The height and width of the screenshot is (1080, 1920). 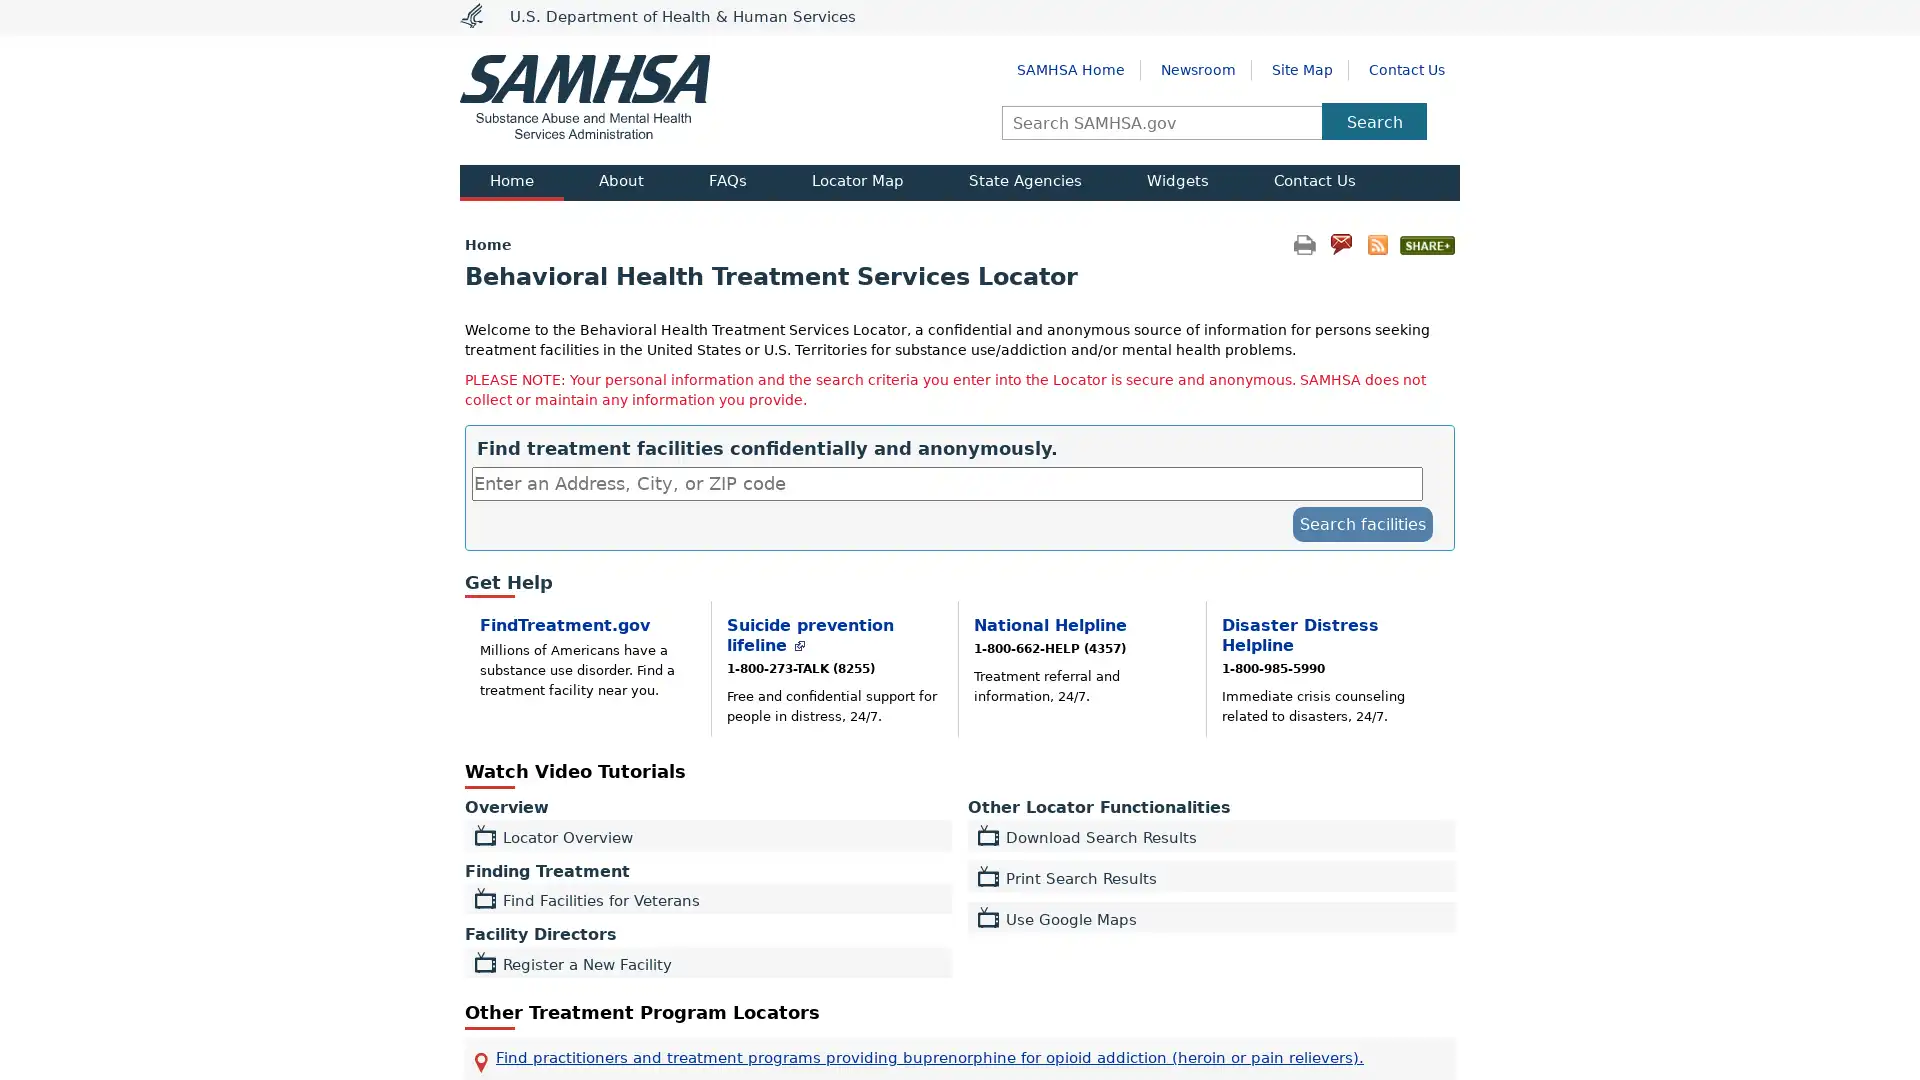 I want to click on submit, so click(x=1361, y=522).